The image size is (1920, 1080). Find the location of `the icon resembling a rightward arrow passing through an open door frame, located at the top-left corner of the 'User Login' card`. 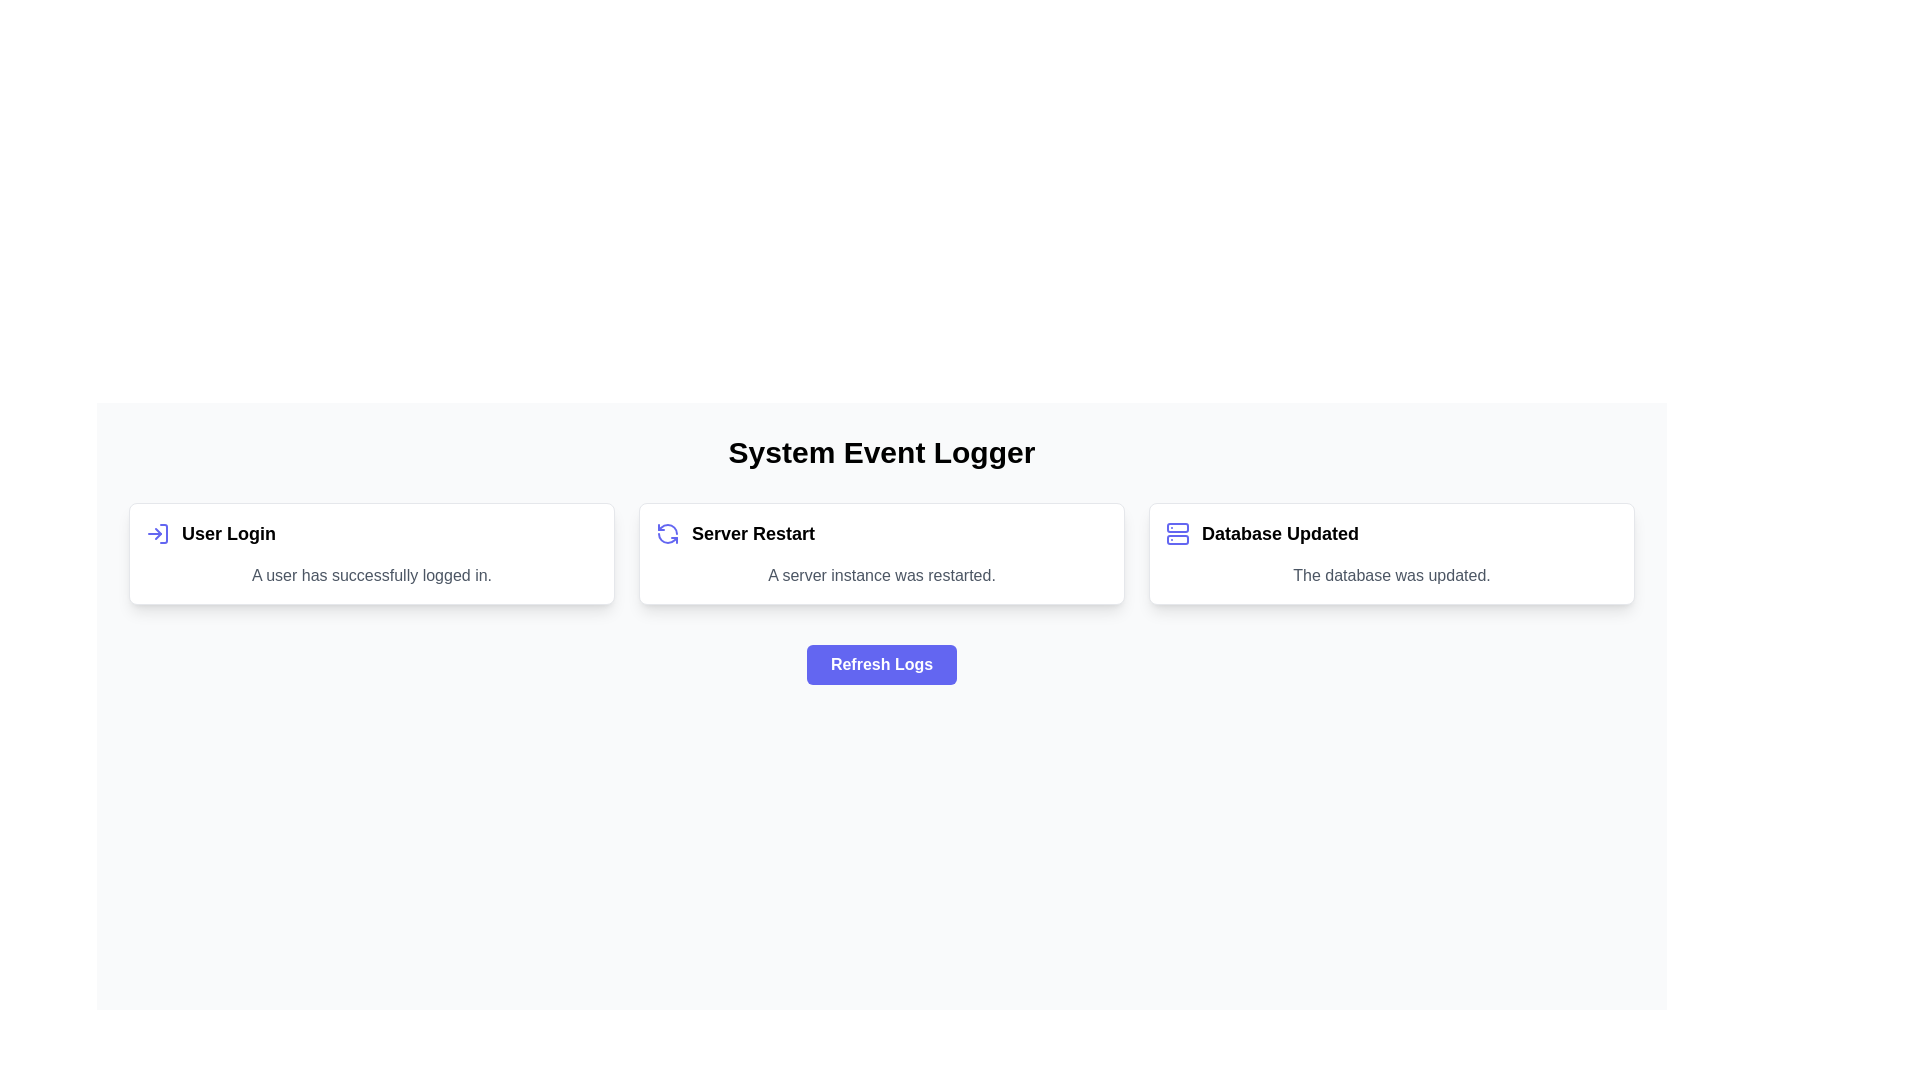

the icon resembling a rightward arrow passing through an open door frame, located at the top-left corner of the 'User Login' card is located at coordinates (157, 532).